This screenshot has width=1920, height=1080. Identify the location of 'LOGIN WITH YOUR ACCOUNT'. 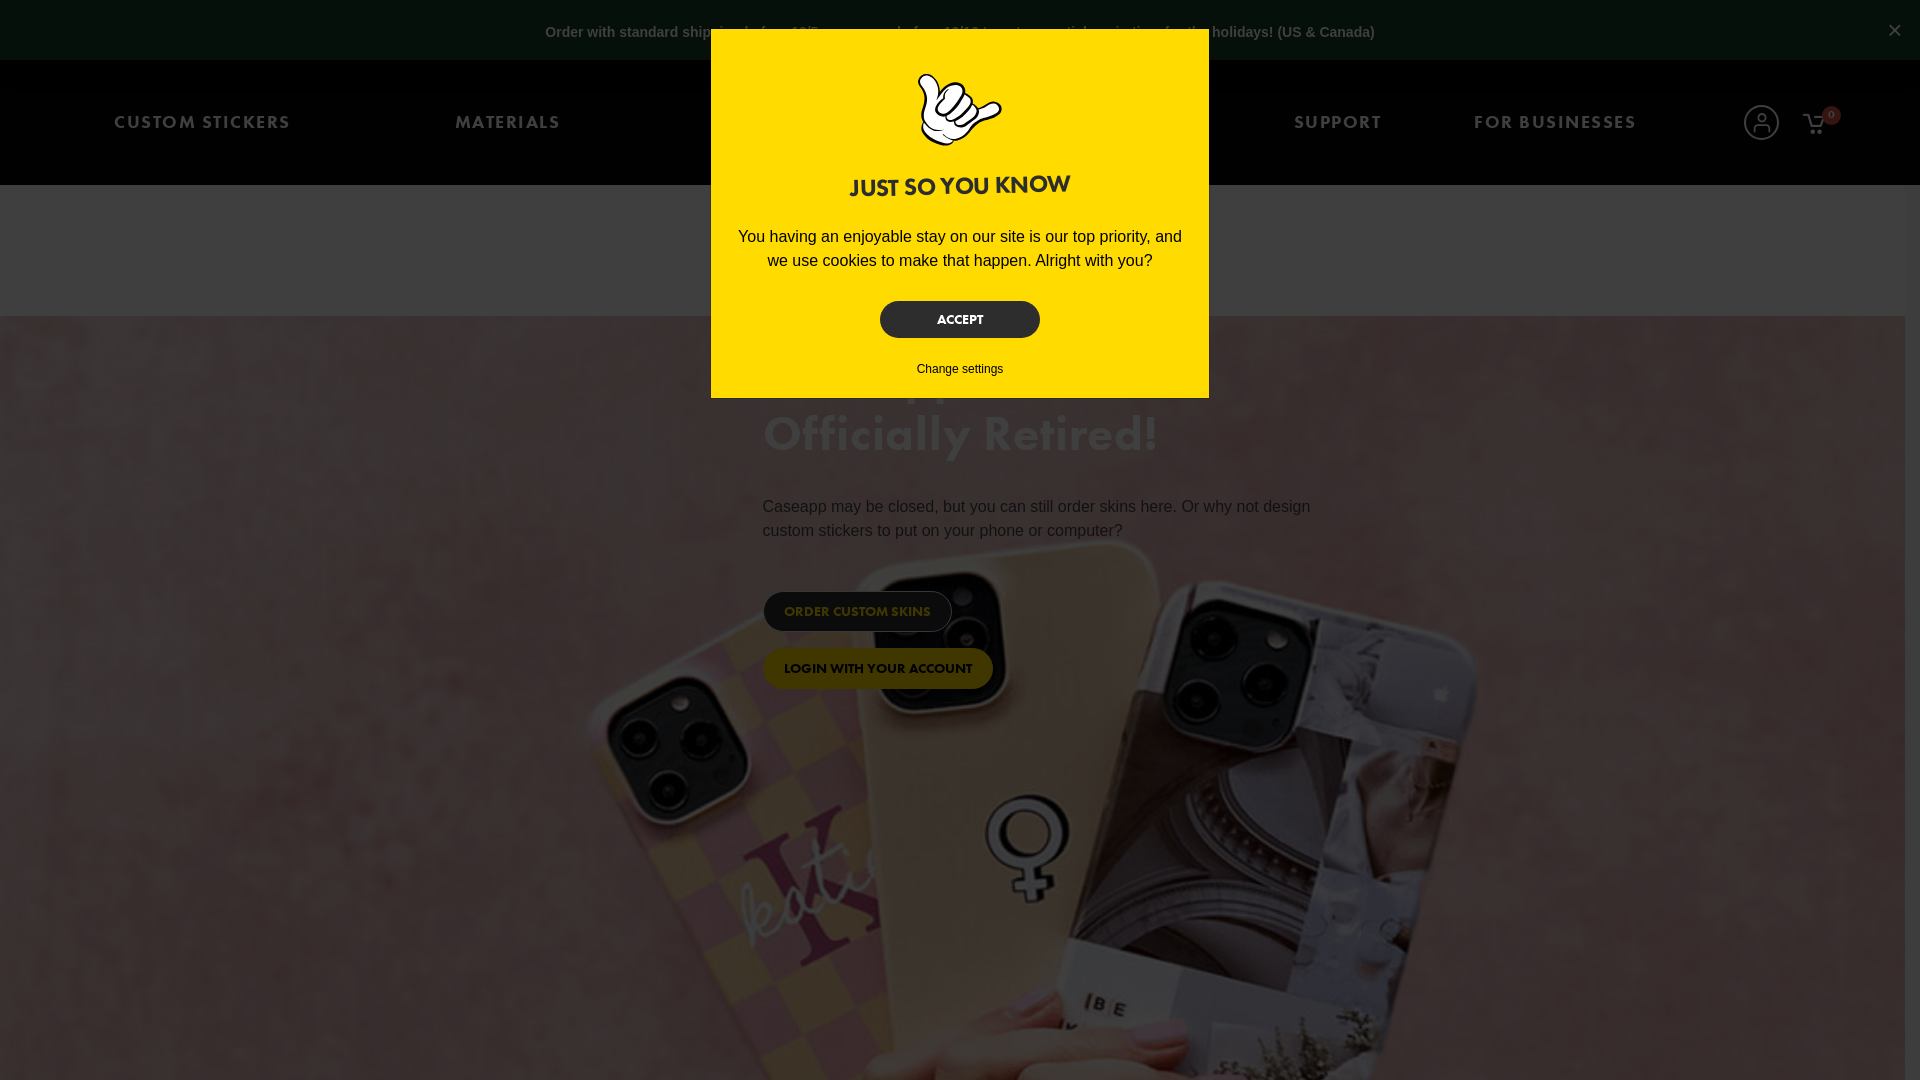
(877, 668).